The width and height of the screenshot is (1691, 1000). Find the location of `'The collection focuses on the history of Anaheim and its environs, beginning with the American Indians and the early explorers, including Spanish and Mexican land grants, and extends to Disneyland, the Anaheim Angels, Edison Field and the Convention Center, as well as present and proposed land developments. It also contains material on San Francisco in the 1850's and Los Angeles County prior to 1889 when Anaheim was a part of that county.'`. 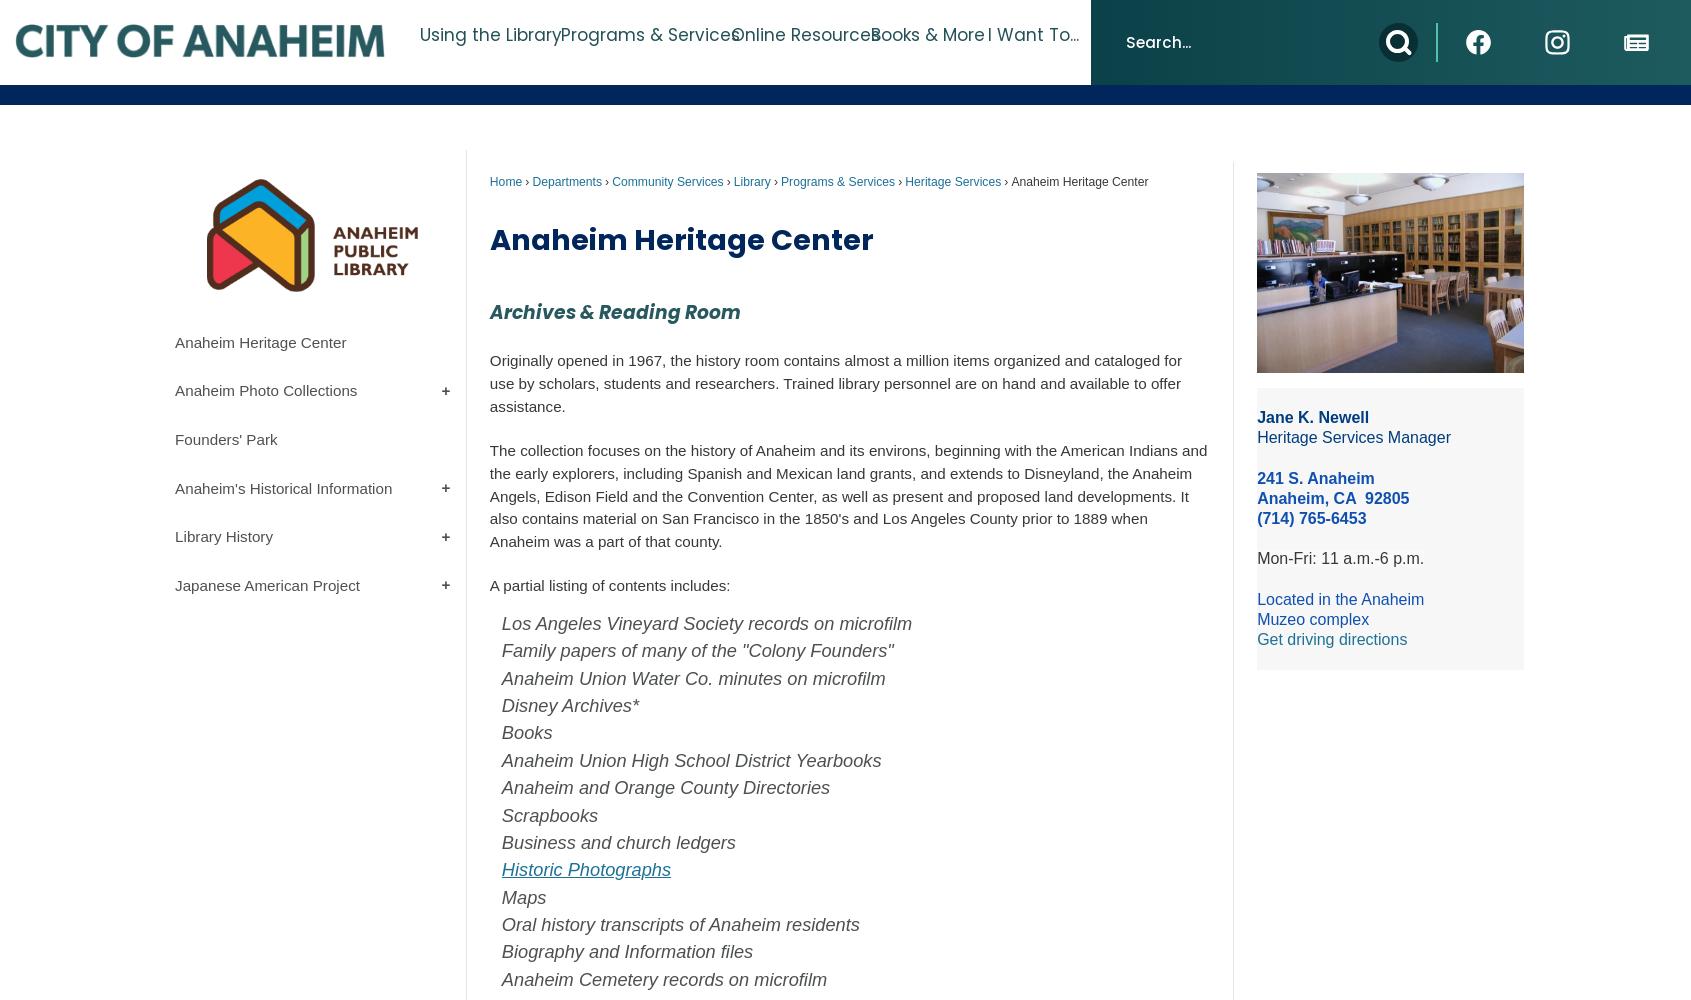

'The collection focuses on the history of Anaheim and its environs, beginning with the American Indians and the early explorers, including Spanish and Mexican land grants, and extends to Disneyland, the Anaheim Angels, Edison Field and the Convention Center, as well as present and proposed land developments. It also contains material on San Francisco in the 1850's and Los Angeles County prior to 1889 when Anaheim was a part of that county.' is located at coordinates (848, 495).